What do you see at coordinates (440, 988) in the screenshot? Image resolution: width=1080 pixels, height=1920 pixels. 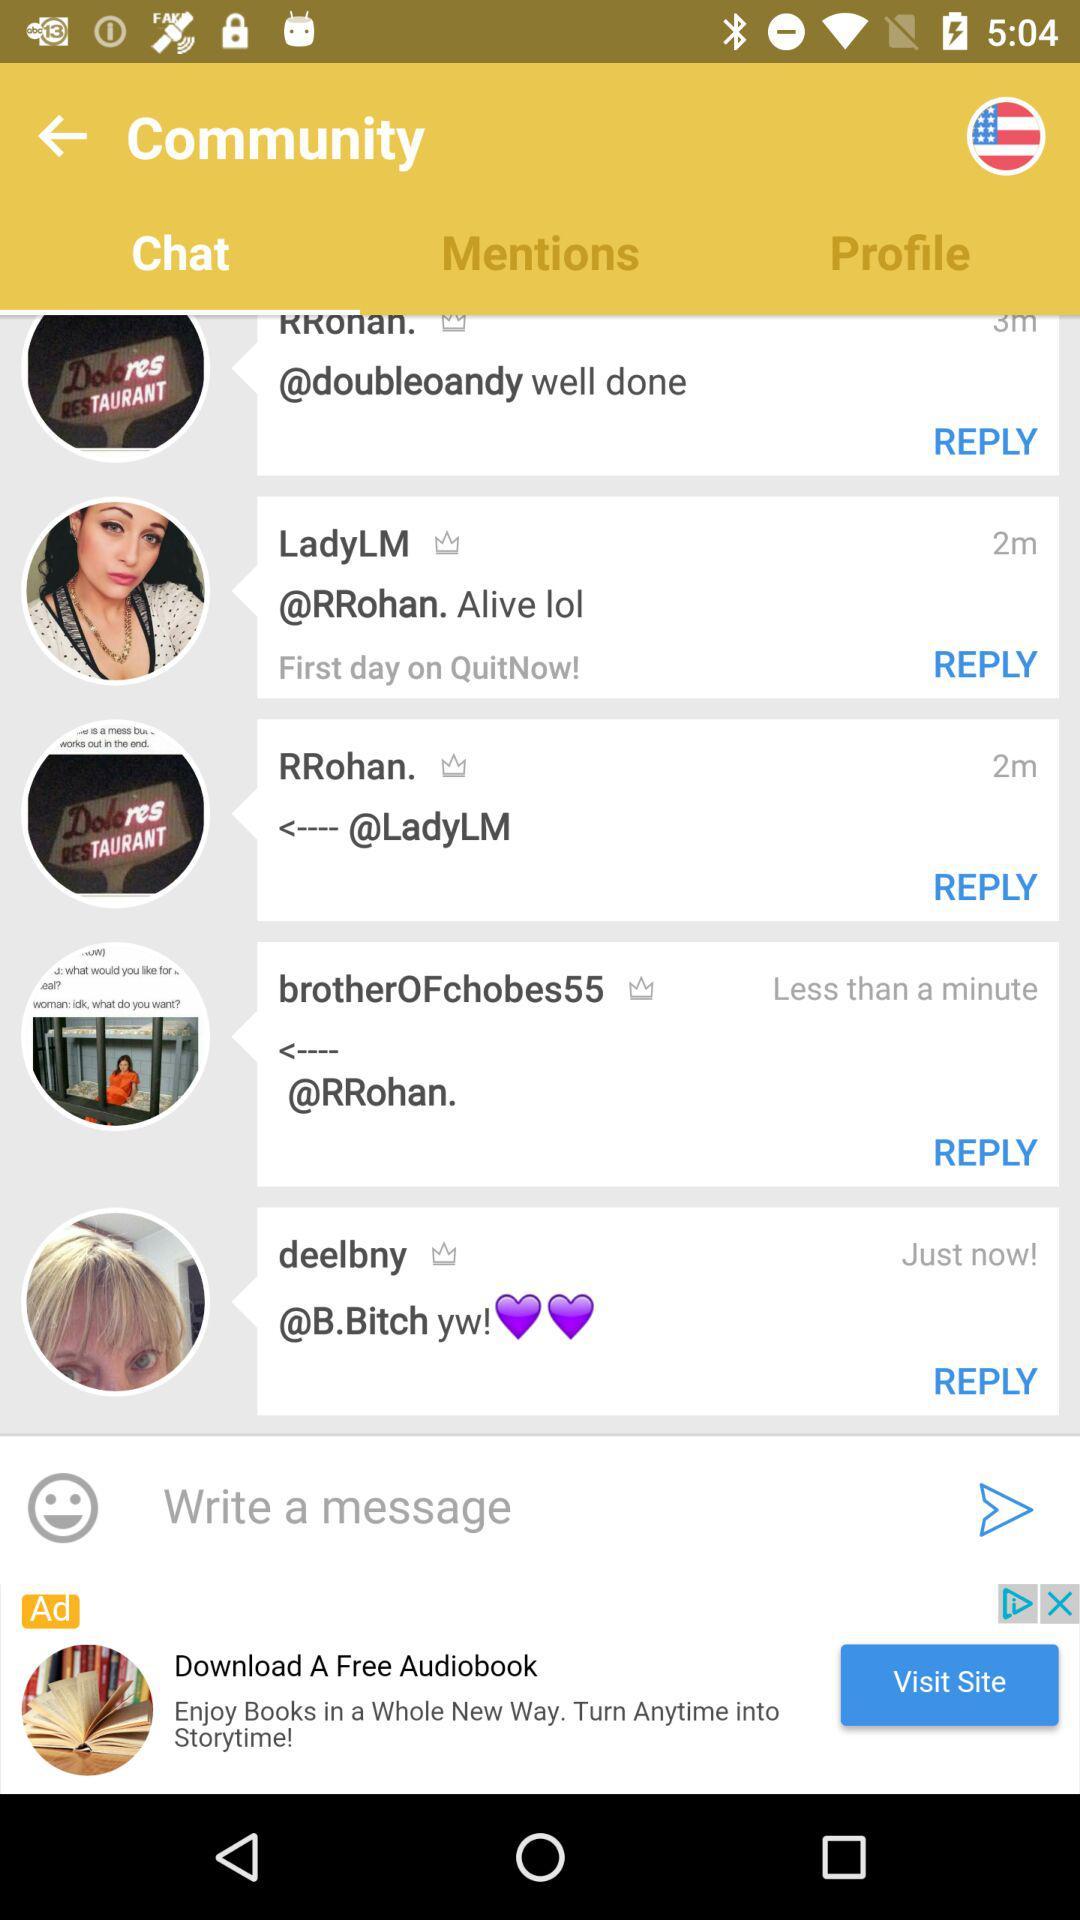 I see `the text which says brotherofchobes55` at bounding box center [440, 988].